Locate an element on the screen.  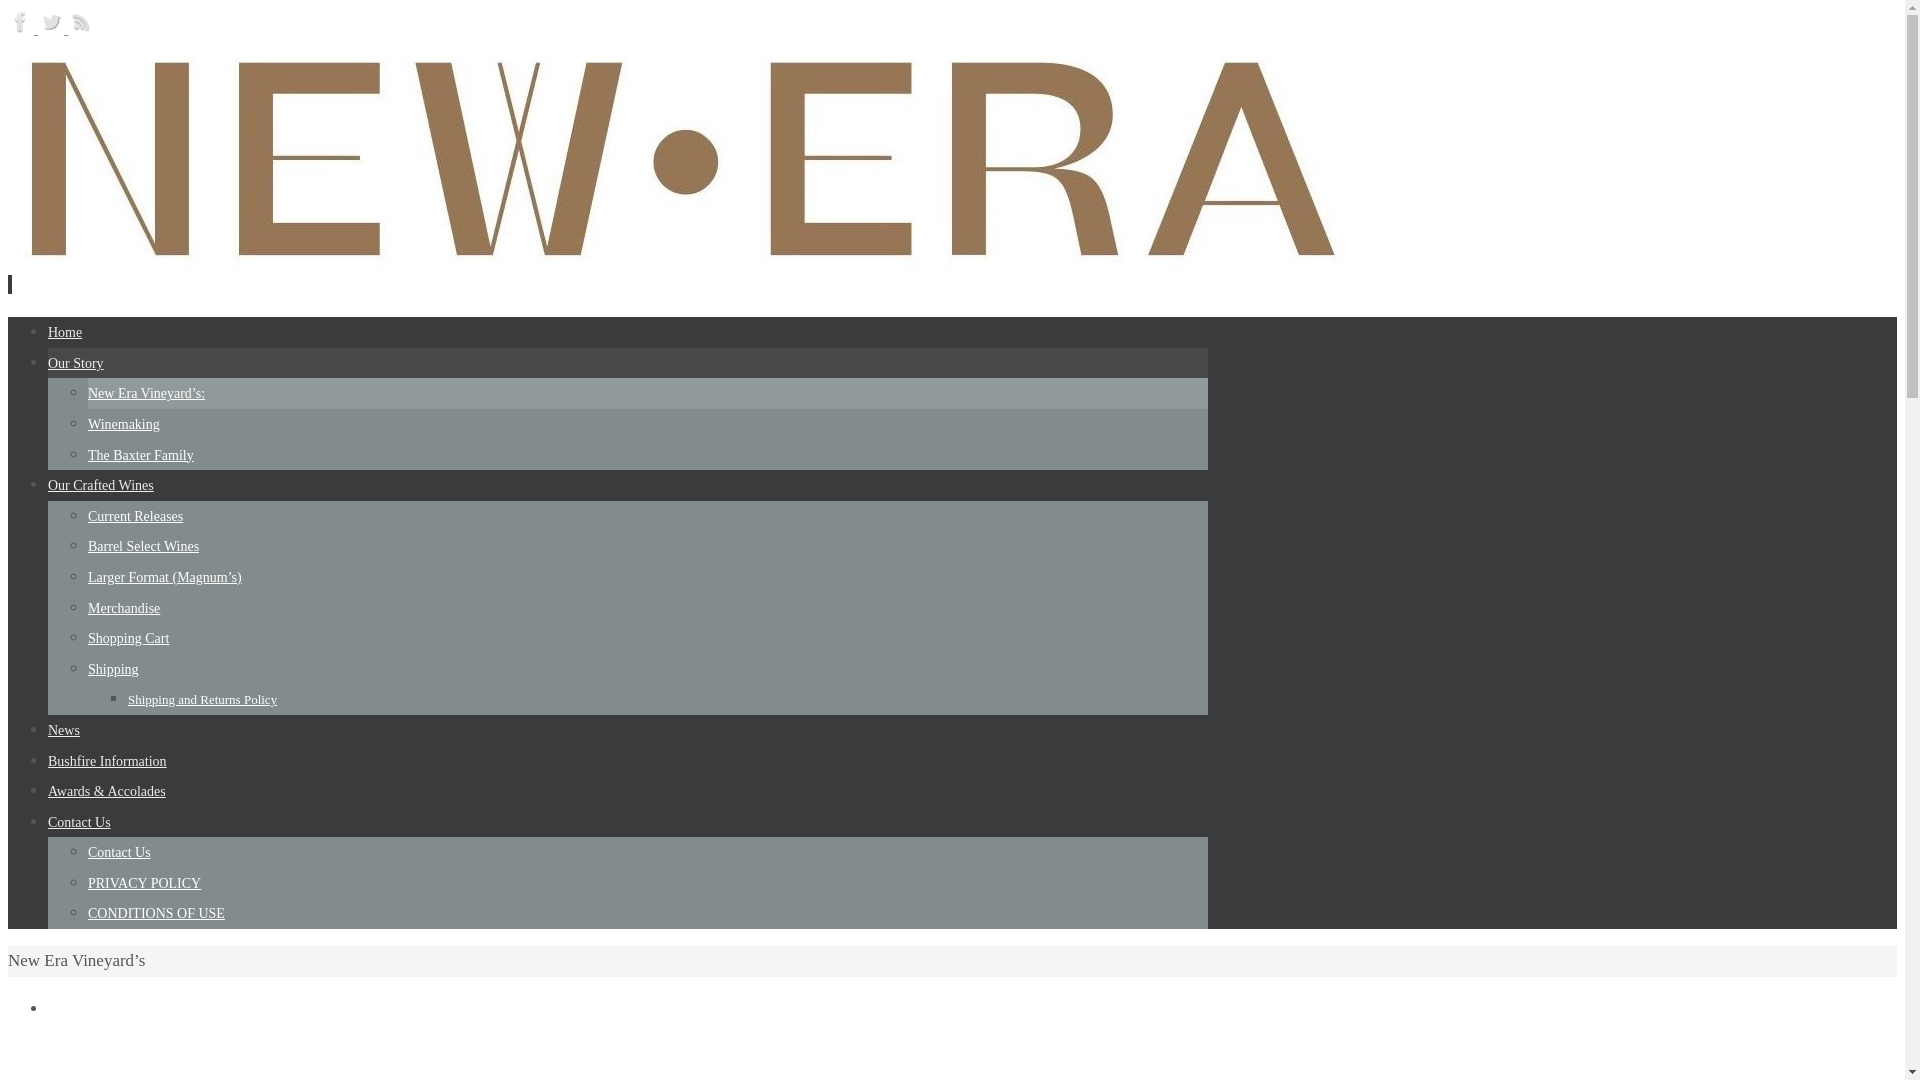
'RSS' is located at coordinates (80, 28).